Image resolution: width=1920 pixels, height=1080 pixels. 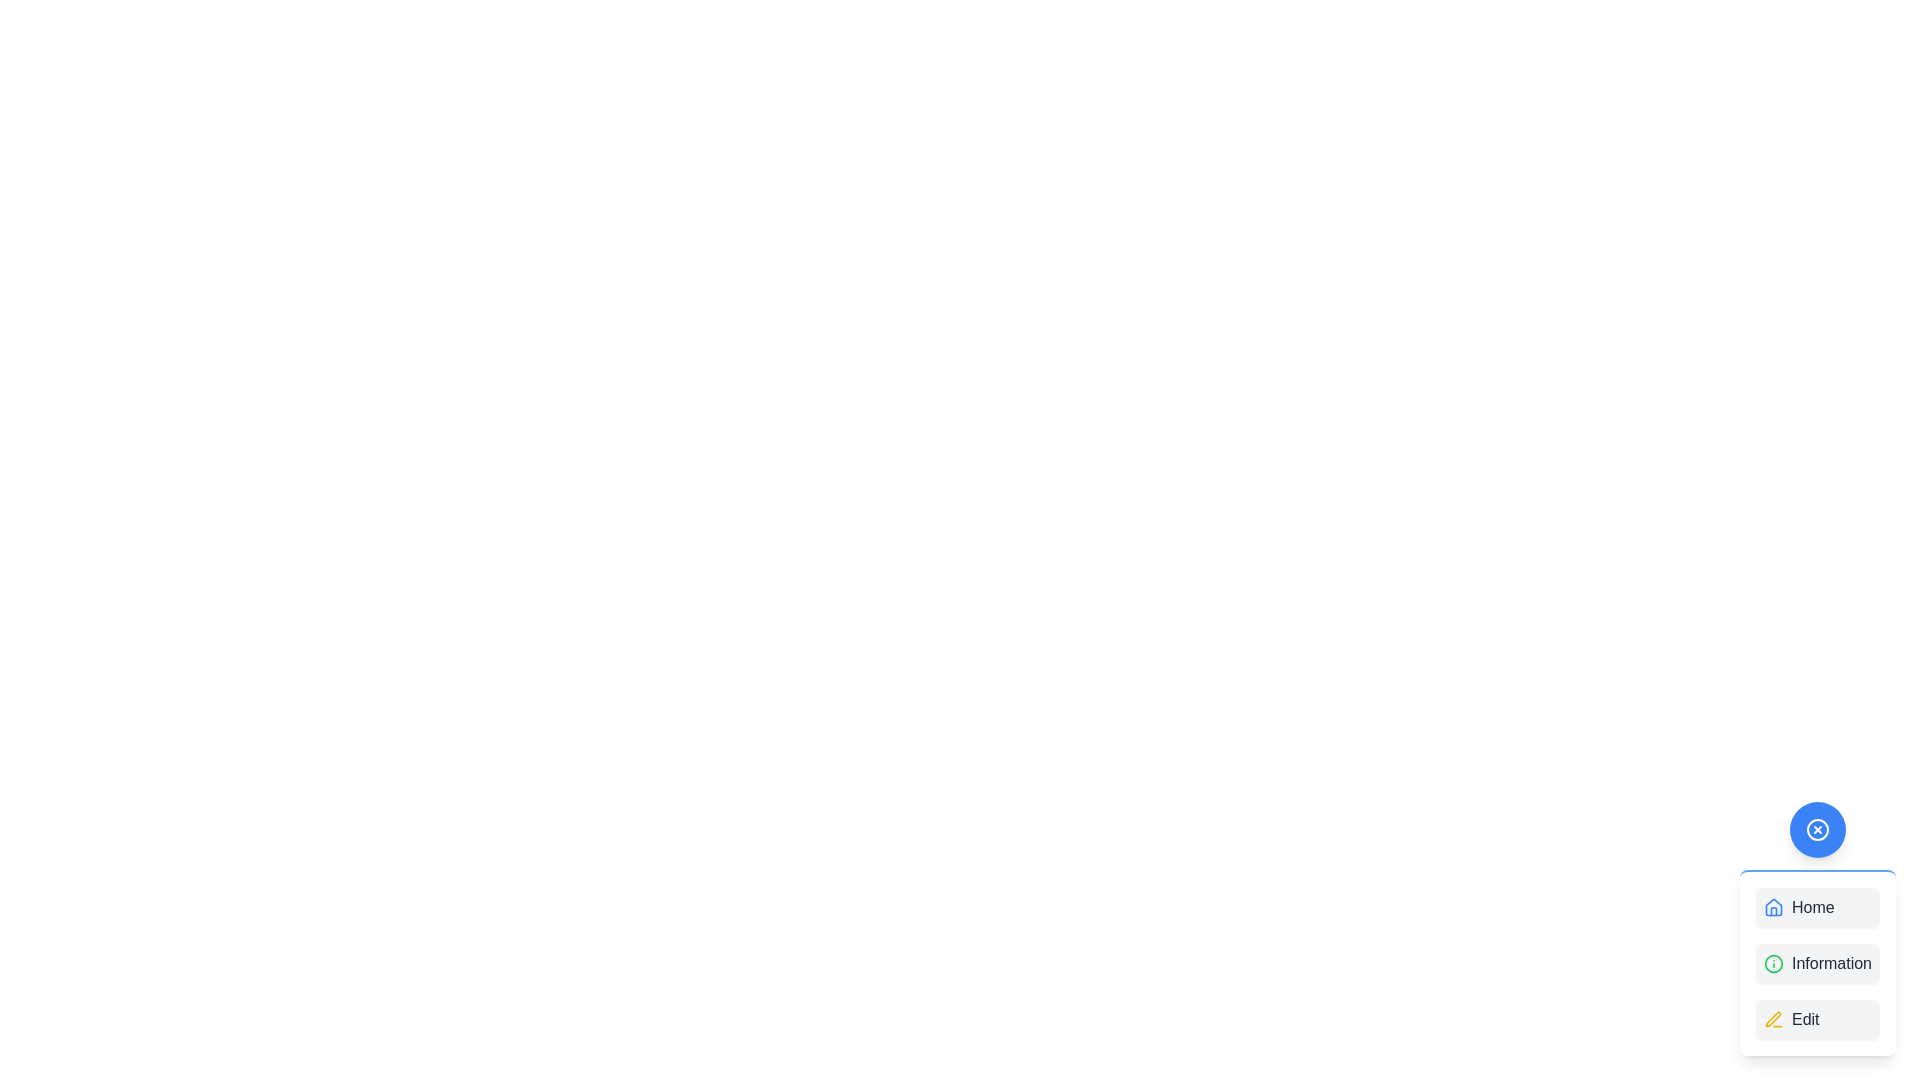 I want to click on the 'Information' button, which is a rectangular button with a light gray background, rounded corners, and a green information icon followed by the text 'Information' in bold, dark gray font, so click(x=1818, y=963).